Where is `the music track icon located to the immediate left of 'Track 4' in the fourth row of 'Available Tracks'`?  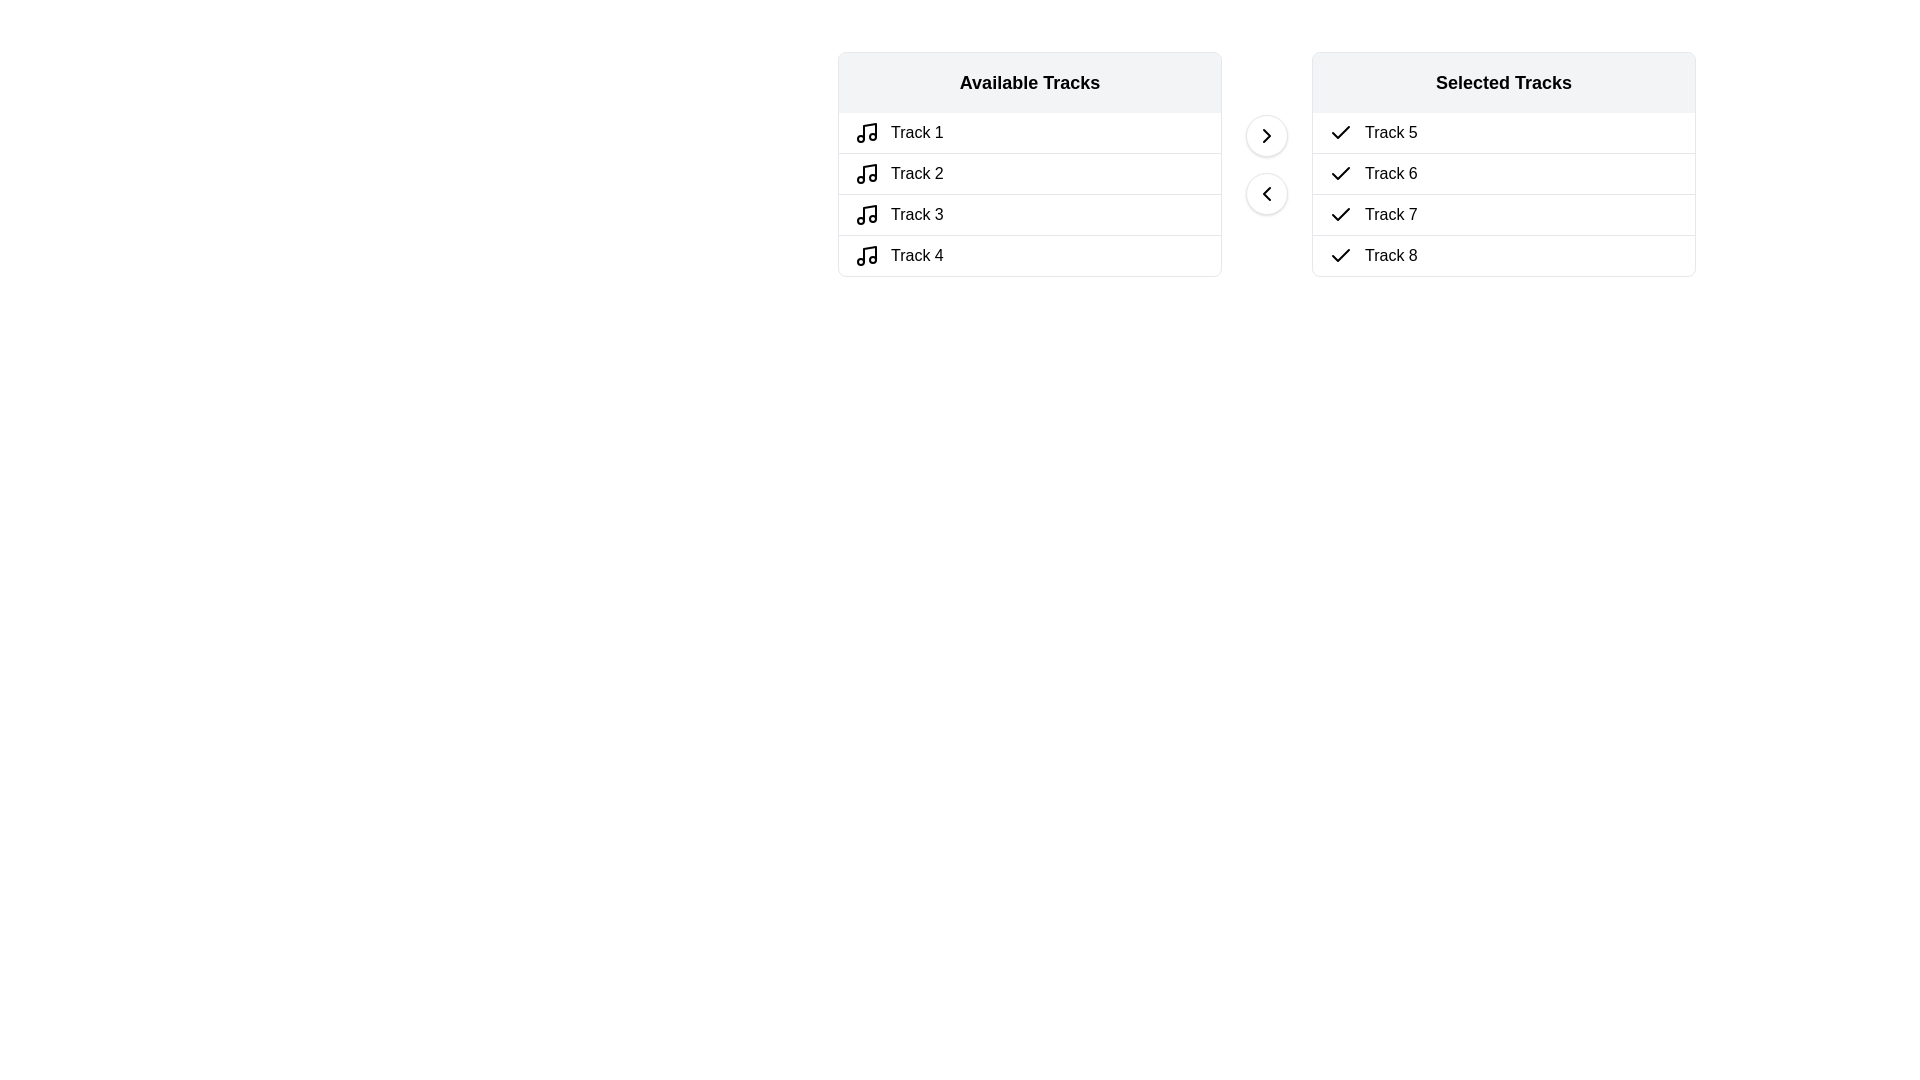
the music track icon located to the immediate left of 'Track 4' in the fourth row of 'Available Tracks' is located at coordinates (867, 254).